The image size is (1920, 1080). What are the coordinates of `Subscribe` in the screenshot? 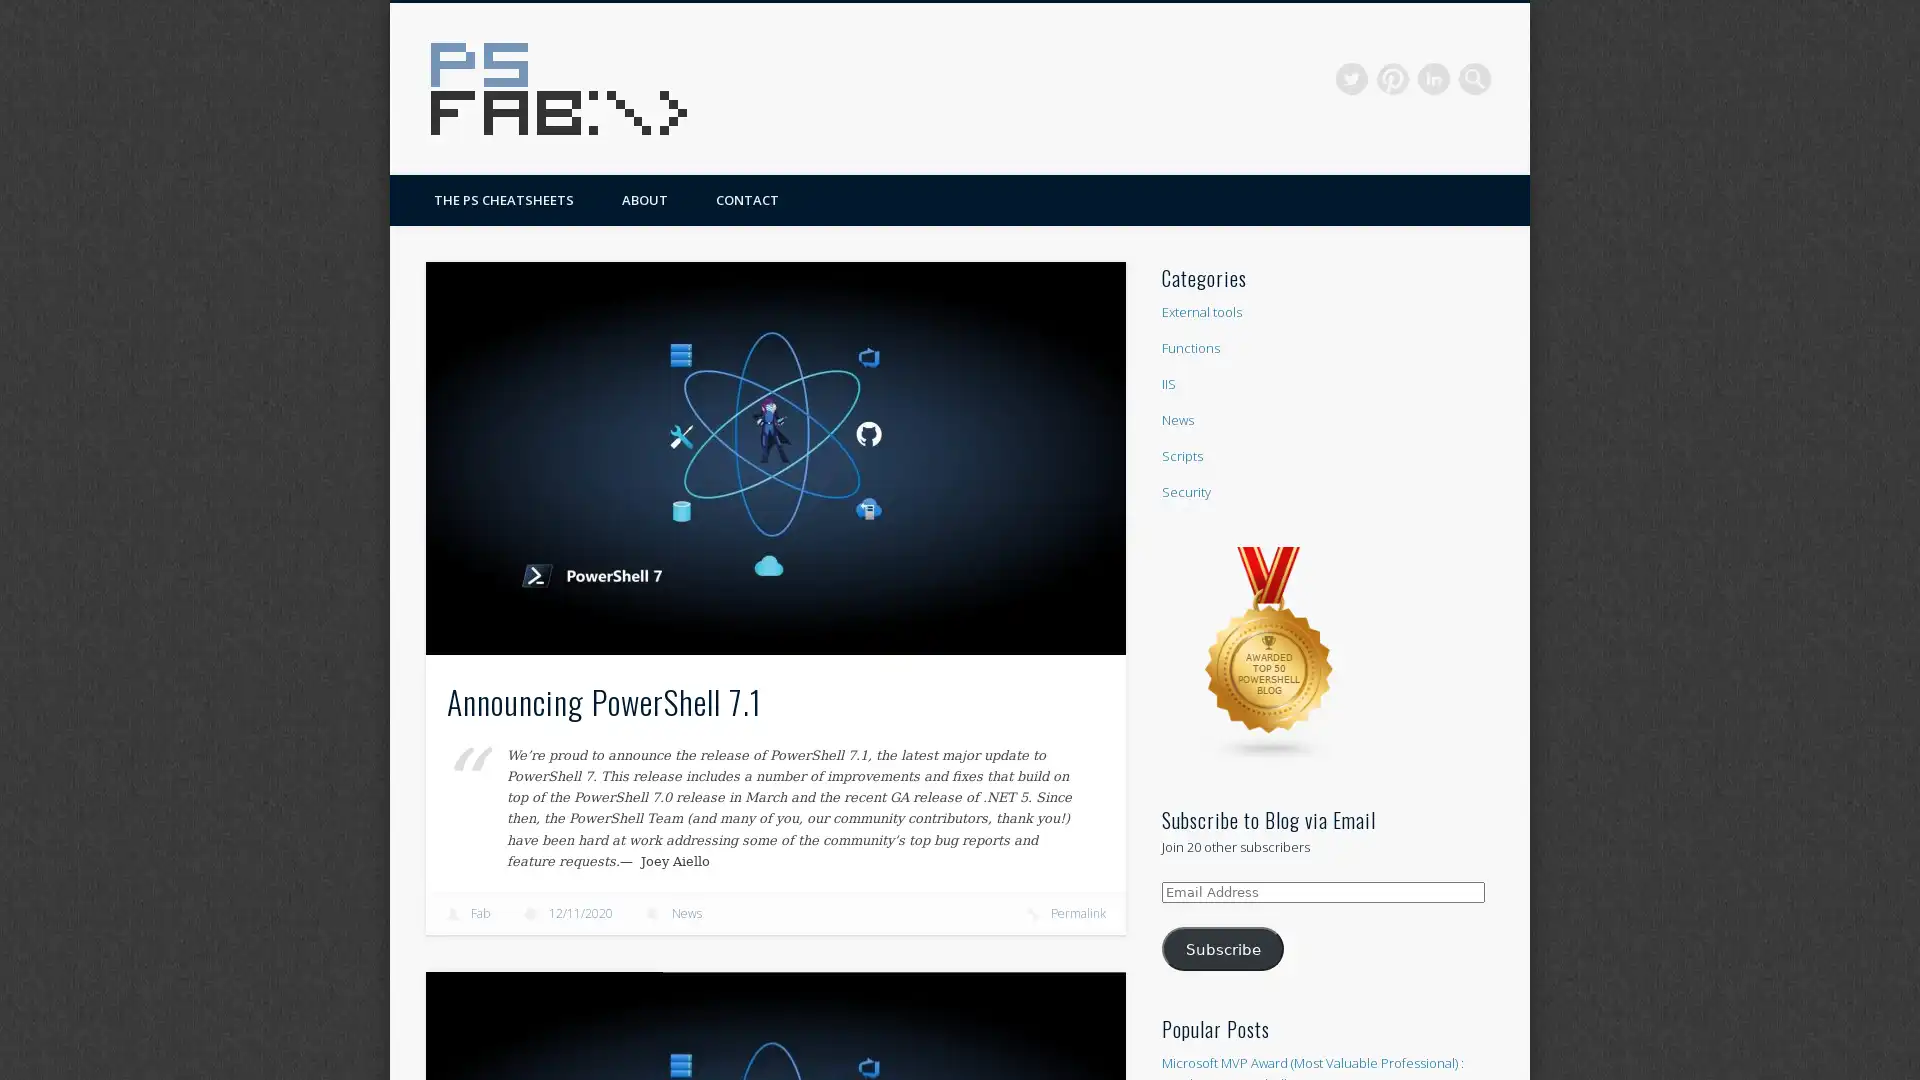 It's located at (1222, 947).